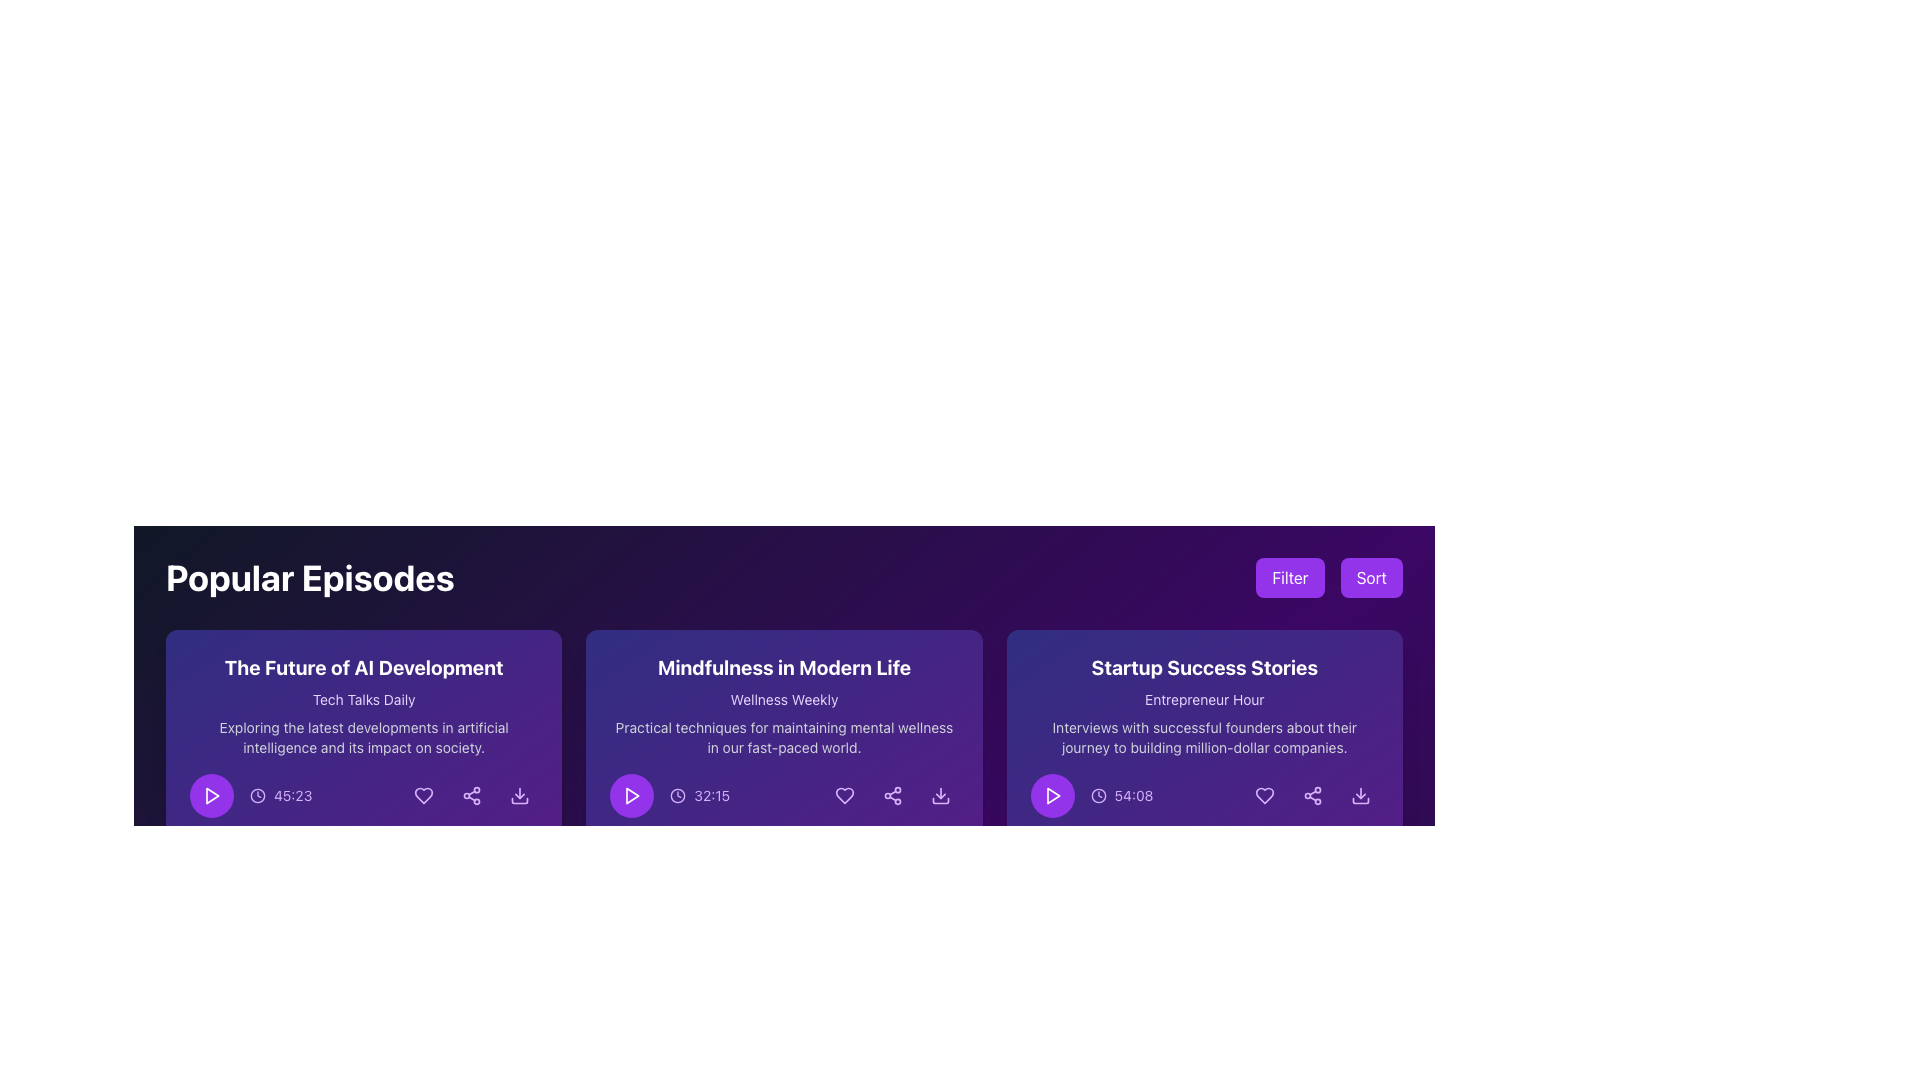 This screenshot has height=1080, width=1920. I want to click on the function of the audio-related icon located in the bottom section of the episode card, specifically in the third position among similar icons, so click(197, 860).